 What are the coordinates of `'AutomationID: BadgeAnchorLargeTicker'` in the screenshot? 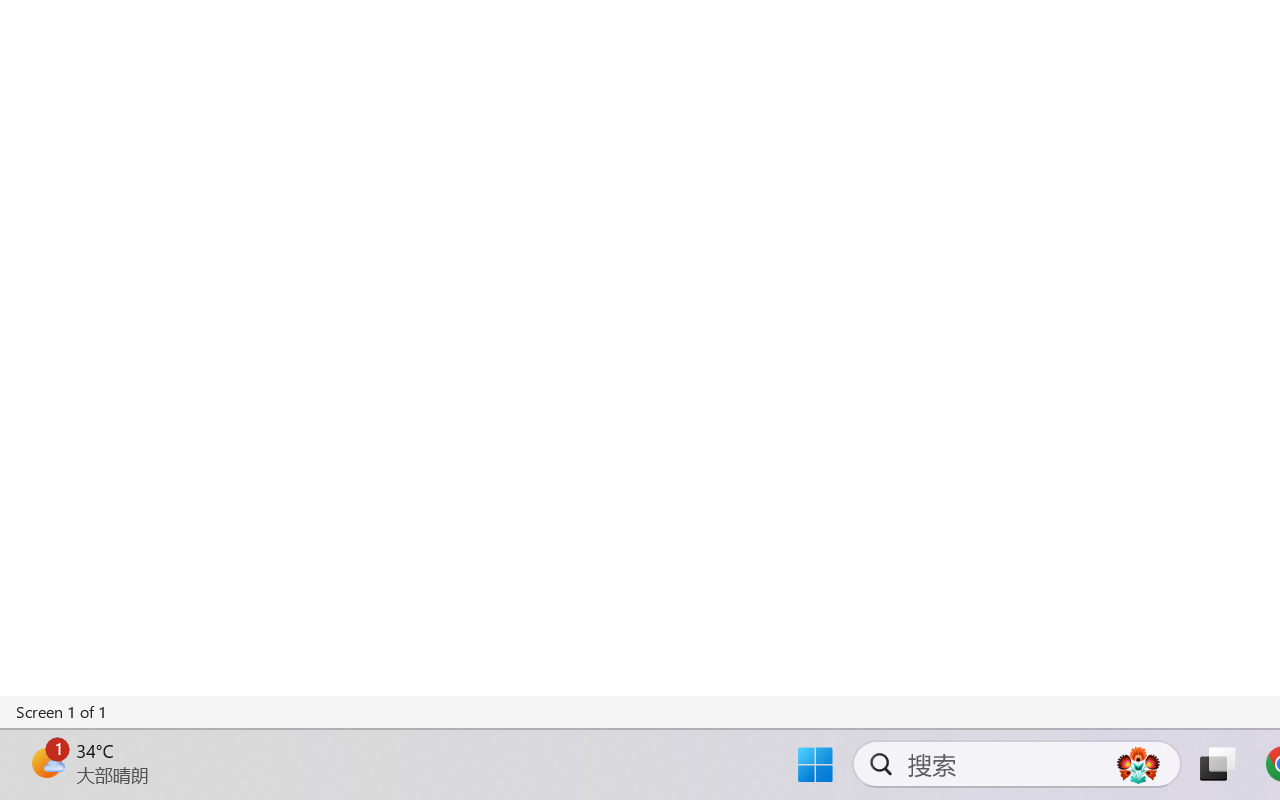 It's located at (46, 762).